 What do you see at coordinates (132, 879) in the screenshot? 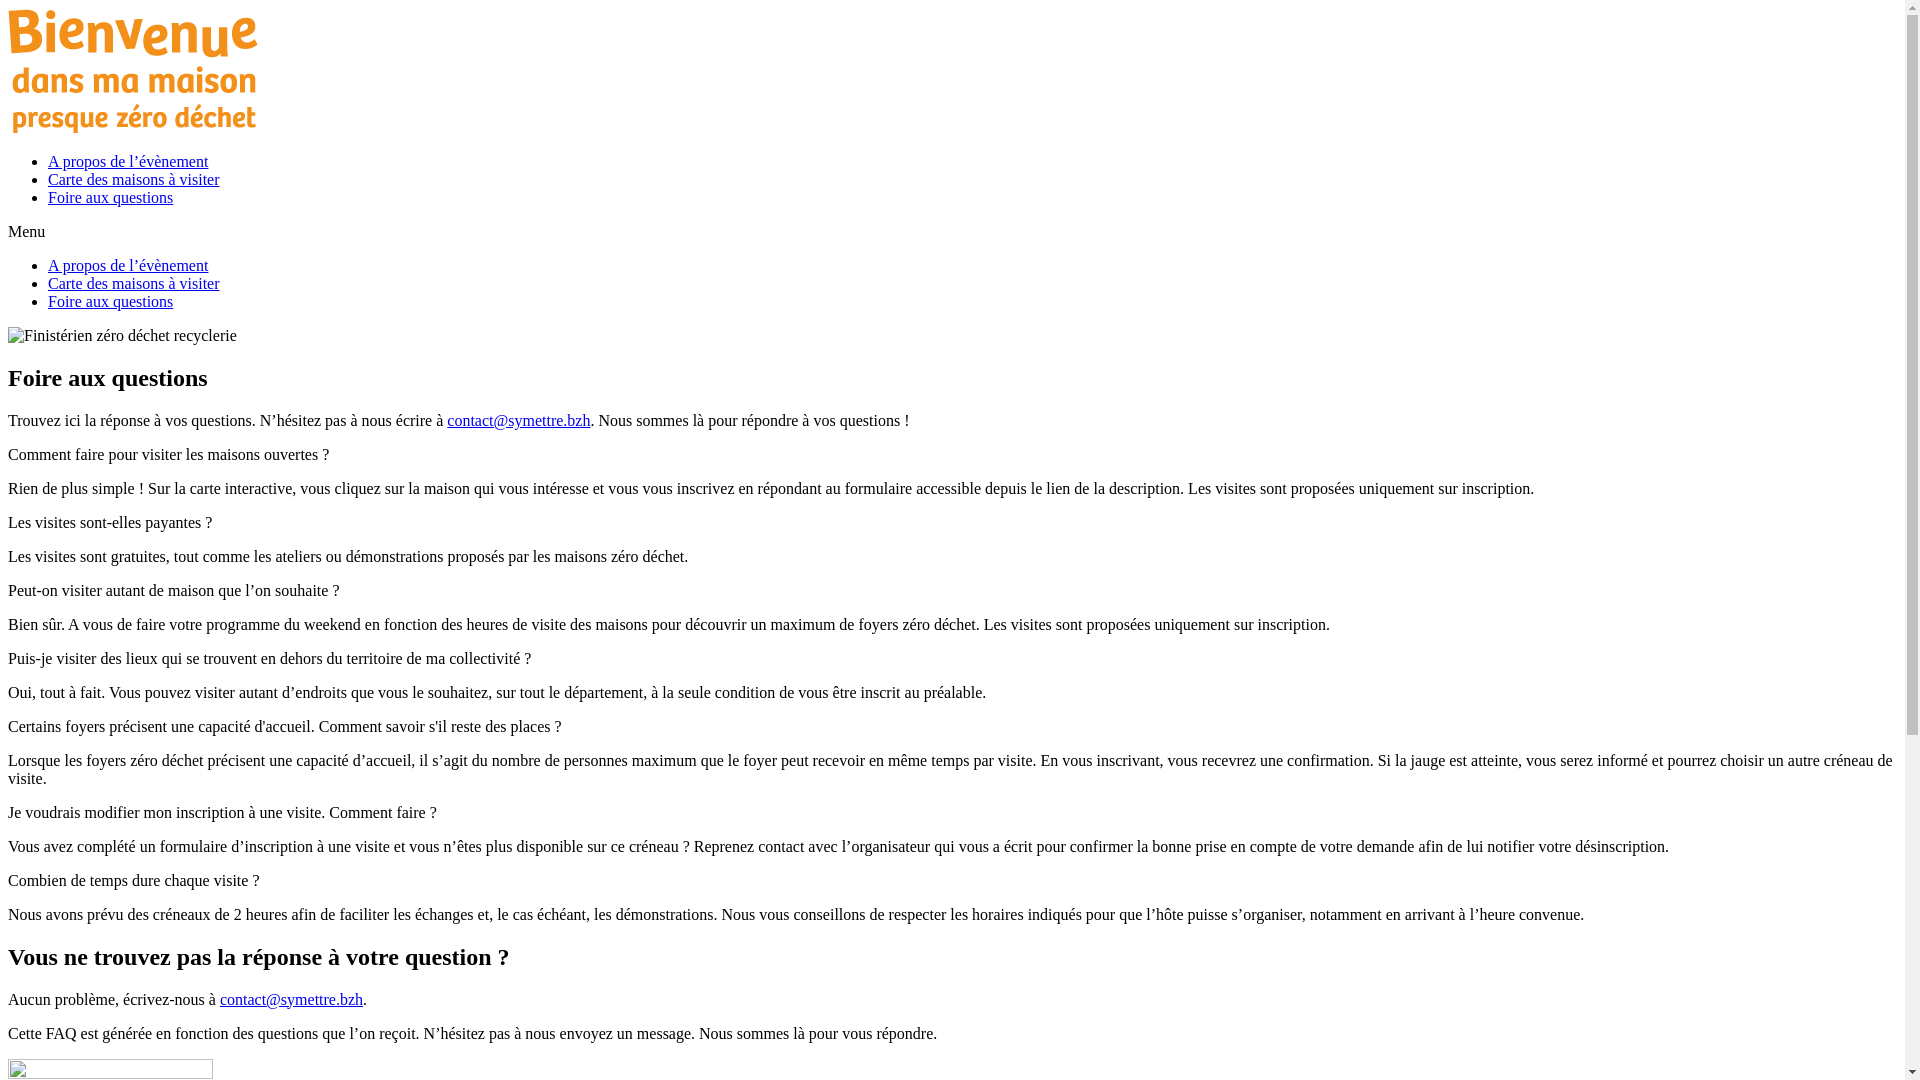
I see `'Combien de temps dure chaque visite ?'` at bounding box center [132, 879].